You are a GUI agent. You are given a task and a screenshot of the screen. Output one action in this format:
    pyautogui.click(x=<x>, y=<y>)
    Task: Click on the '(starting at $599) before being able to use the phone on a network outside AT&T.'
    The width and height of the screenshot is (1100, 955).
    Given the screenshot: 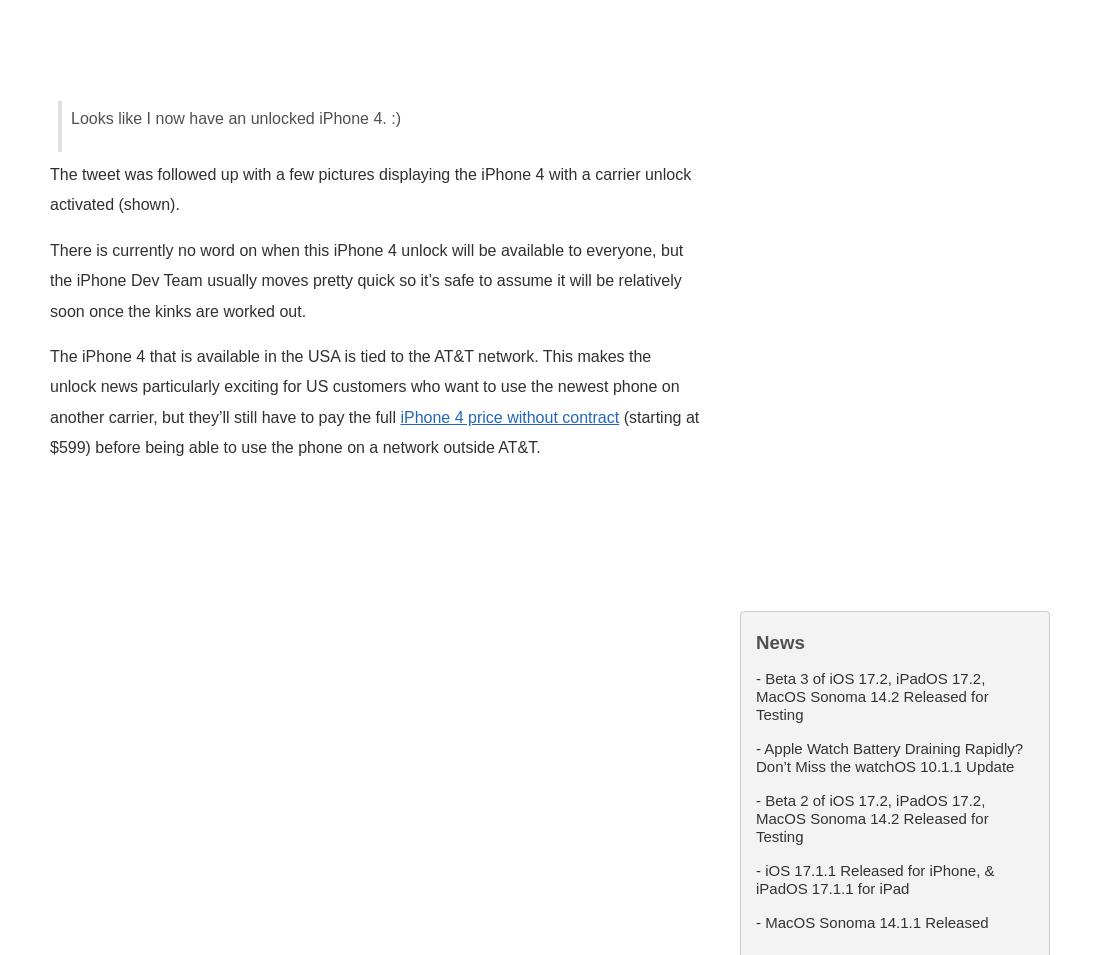 What is the action you would take?
    pyautogui.click(x=374, y=431)
    